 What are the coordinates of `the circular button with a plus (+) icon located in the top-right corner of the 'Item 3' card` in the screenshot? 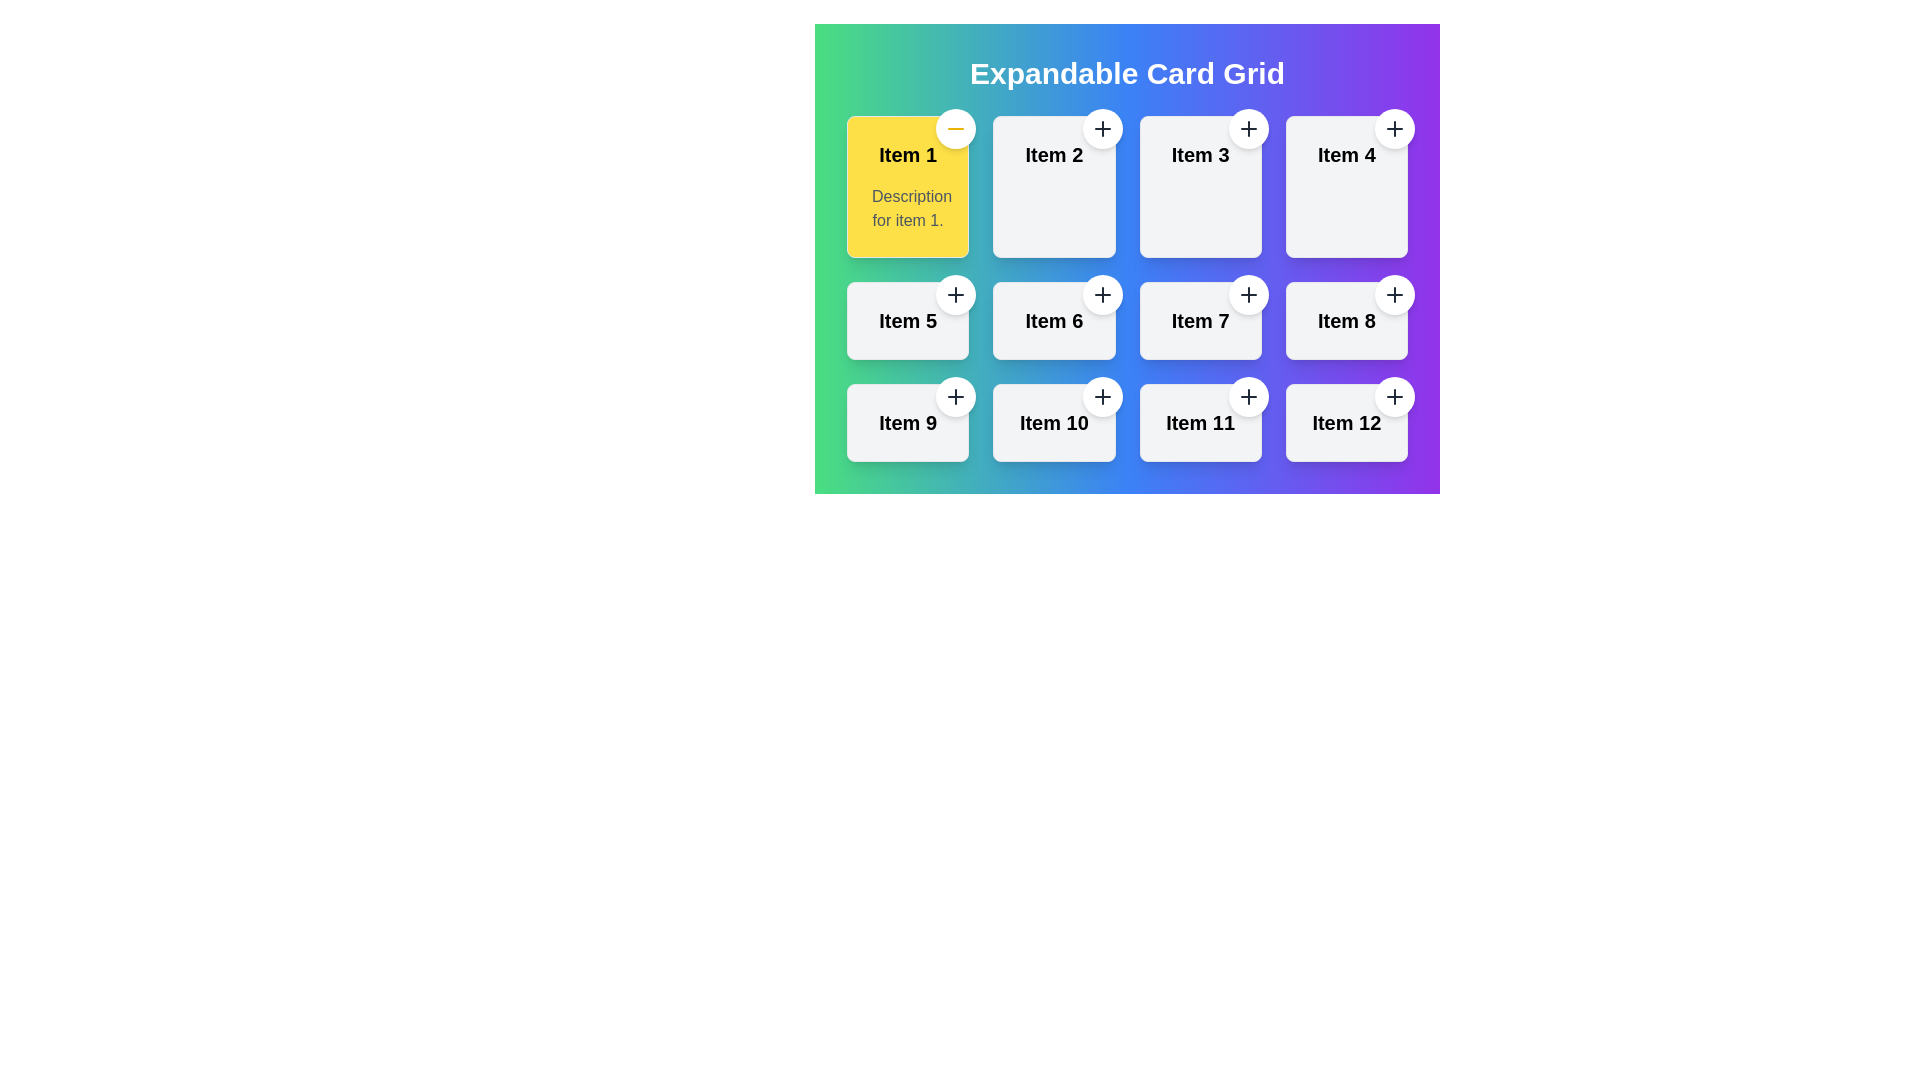 It's located at (1247, 128).